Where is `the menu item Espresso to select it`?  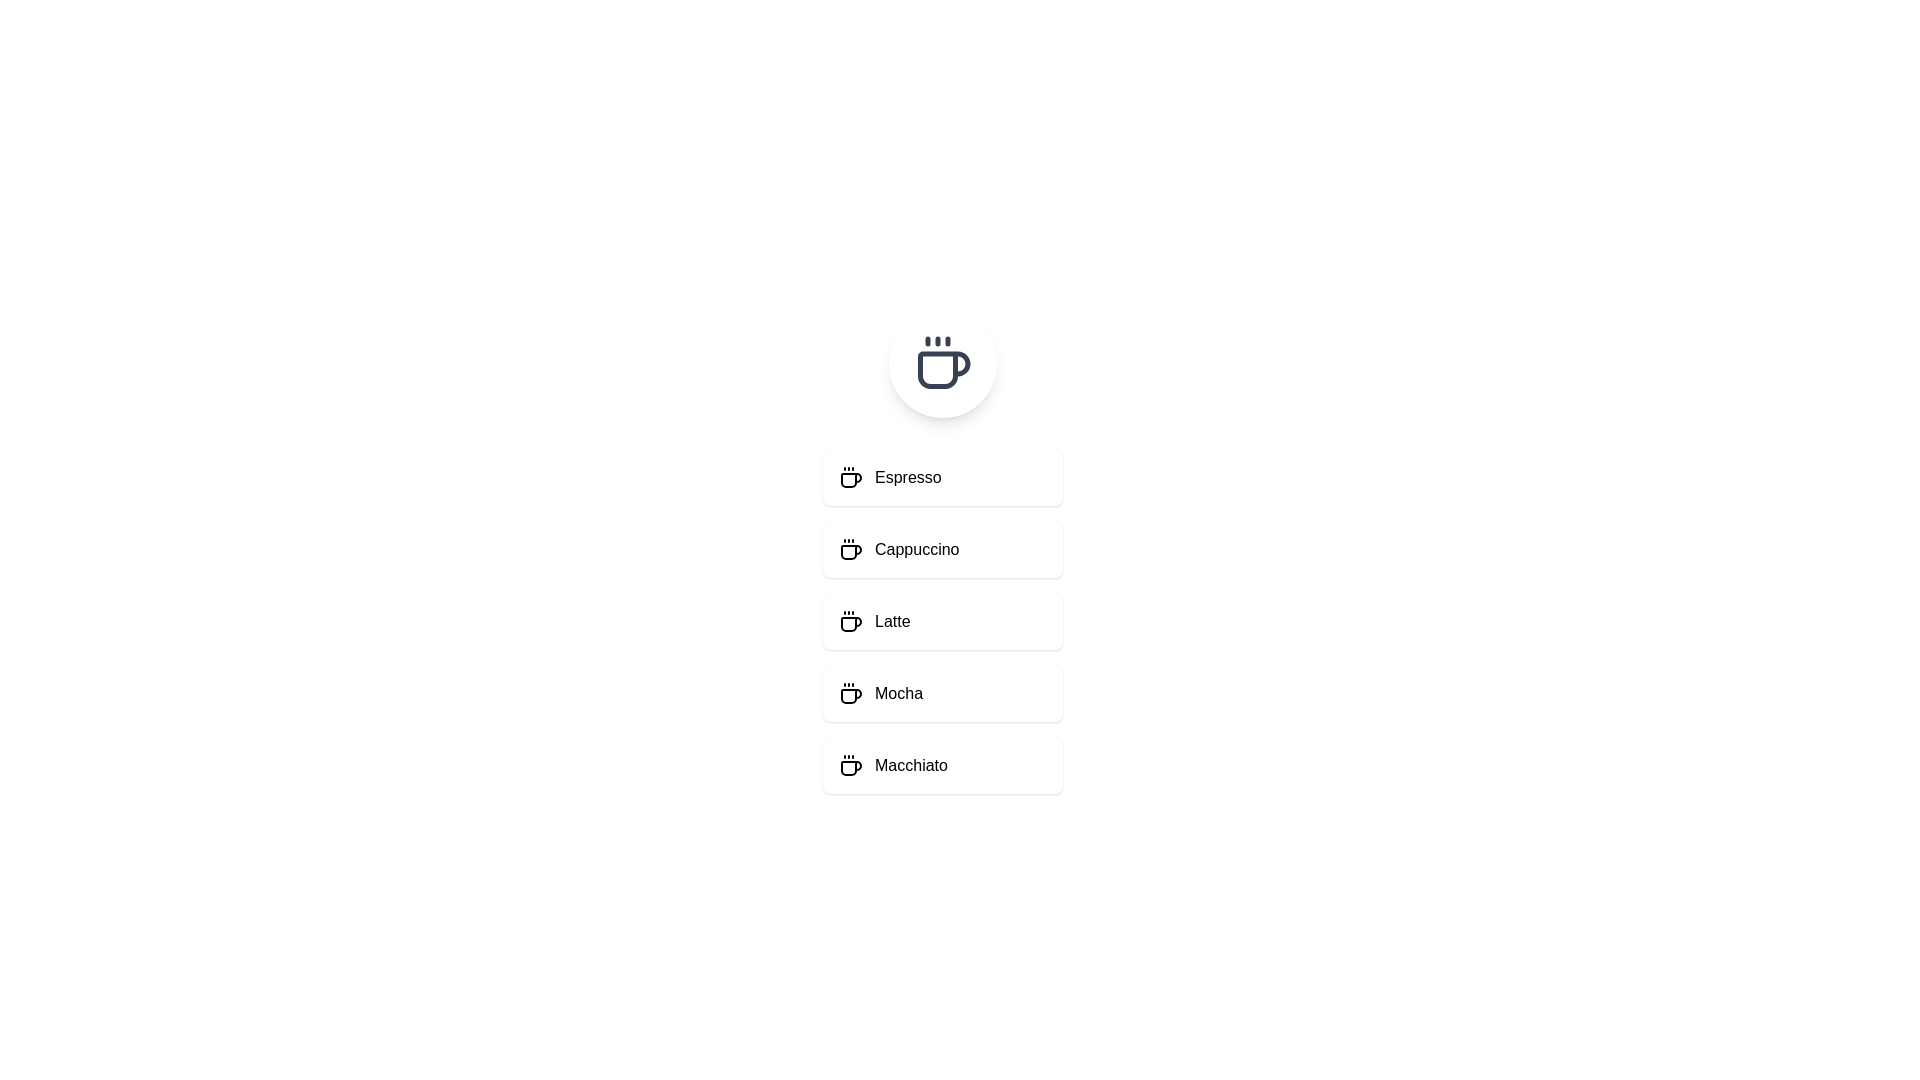 the menu item Espresso to select it is located at coordinates (941, 478).